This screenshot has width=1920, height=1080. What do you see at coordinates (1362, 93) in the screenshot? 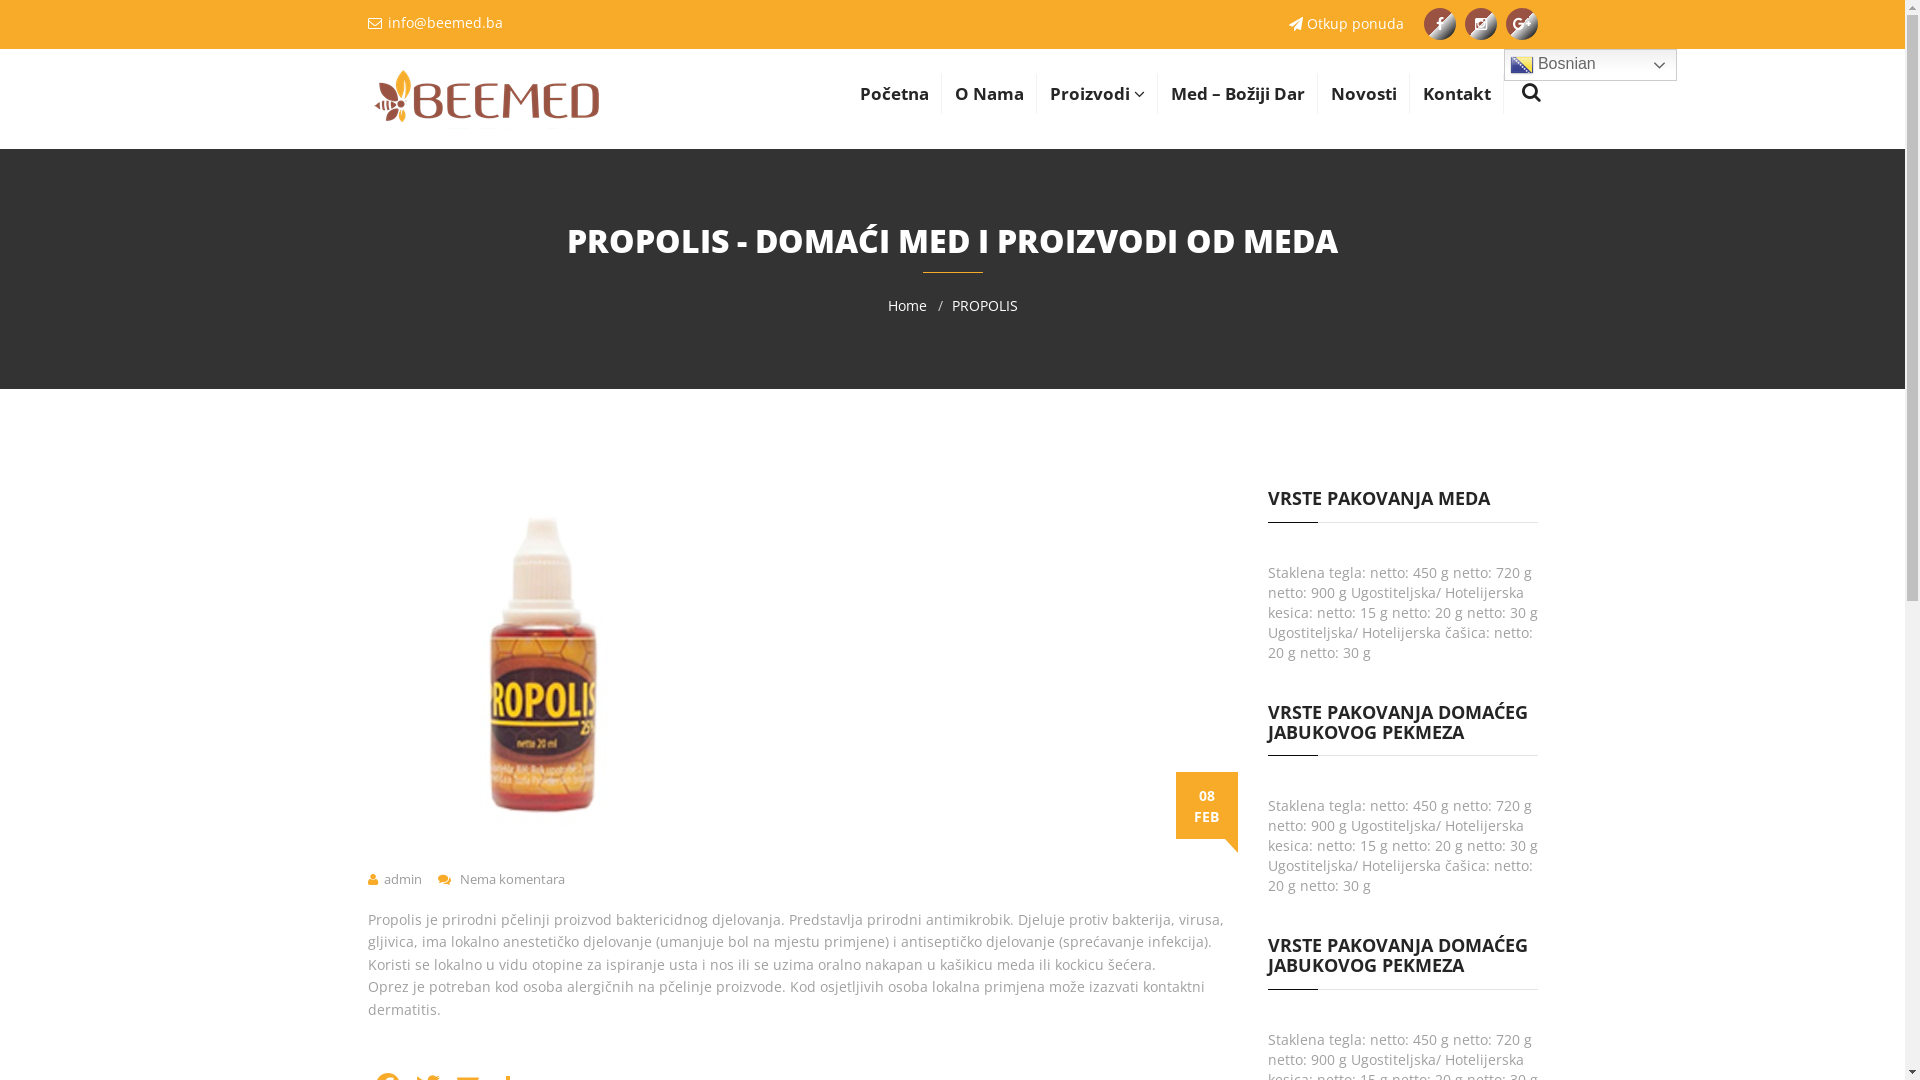
I see `'Novosti'` at bounding box center [1362, 93].